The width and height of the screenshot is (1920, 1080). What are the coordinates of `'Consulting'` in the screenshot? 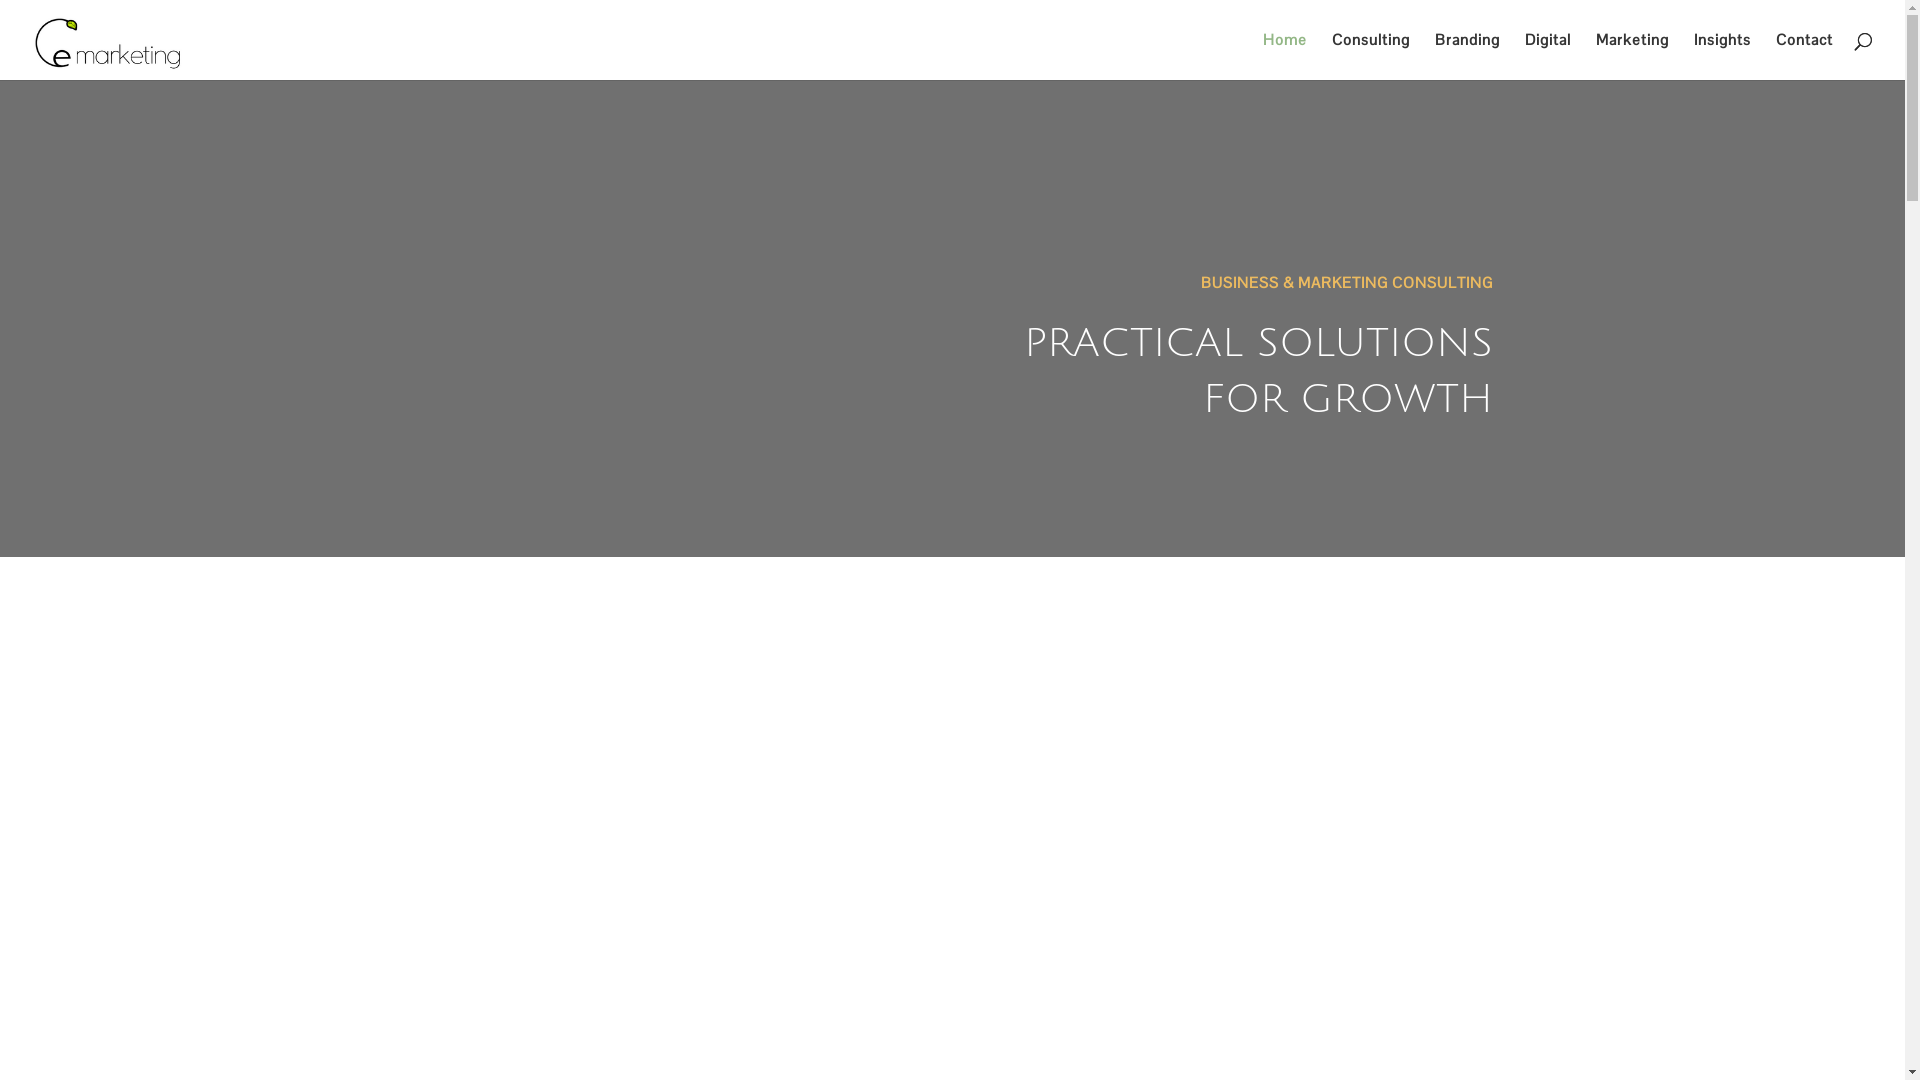 It's located at (1370, 55).